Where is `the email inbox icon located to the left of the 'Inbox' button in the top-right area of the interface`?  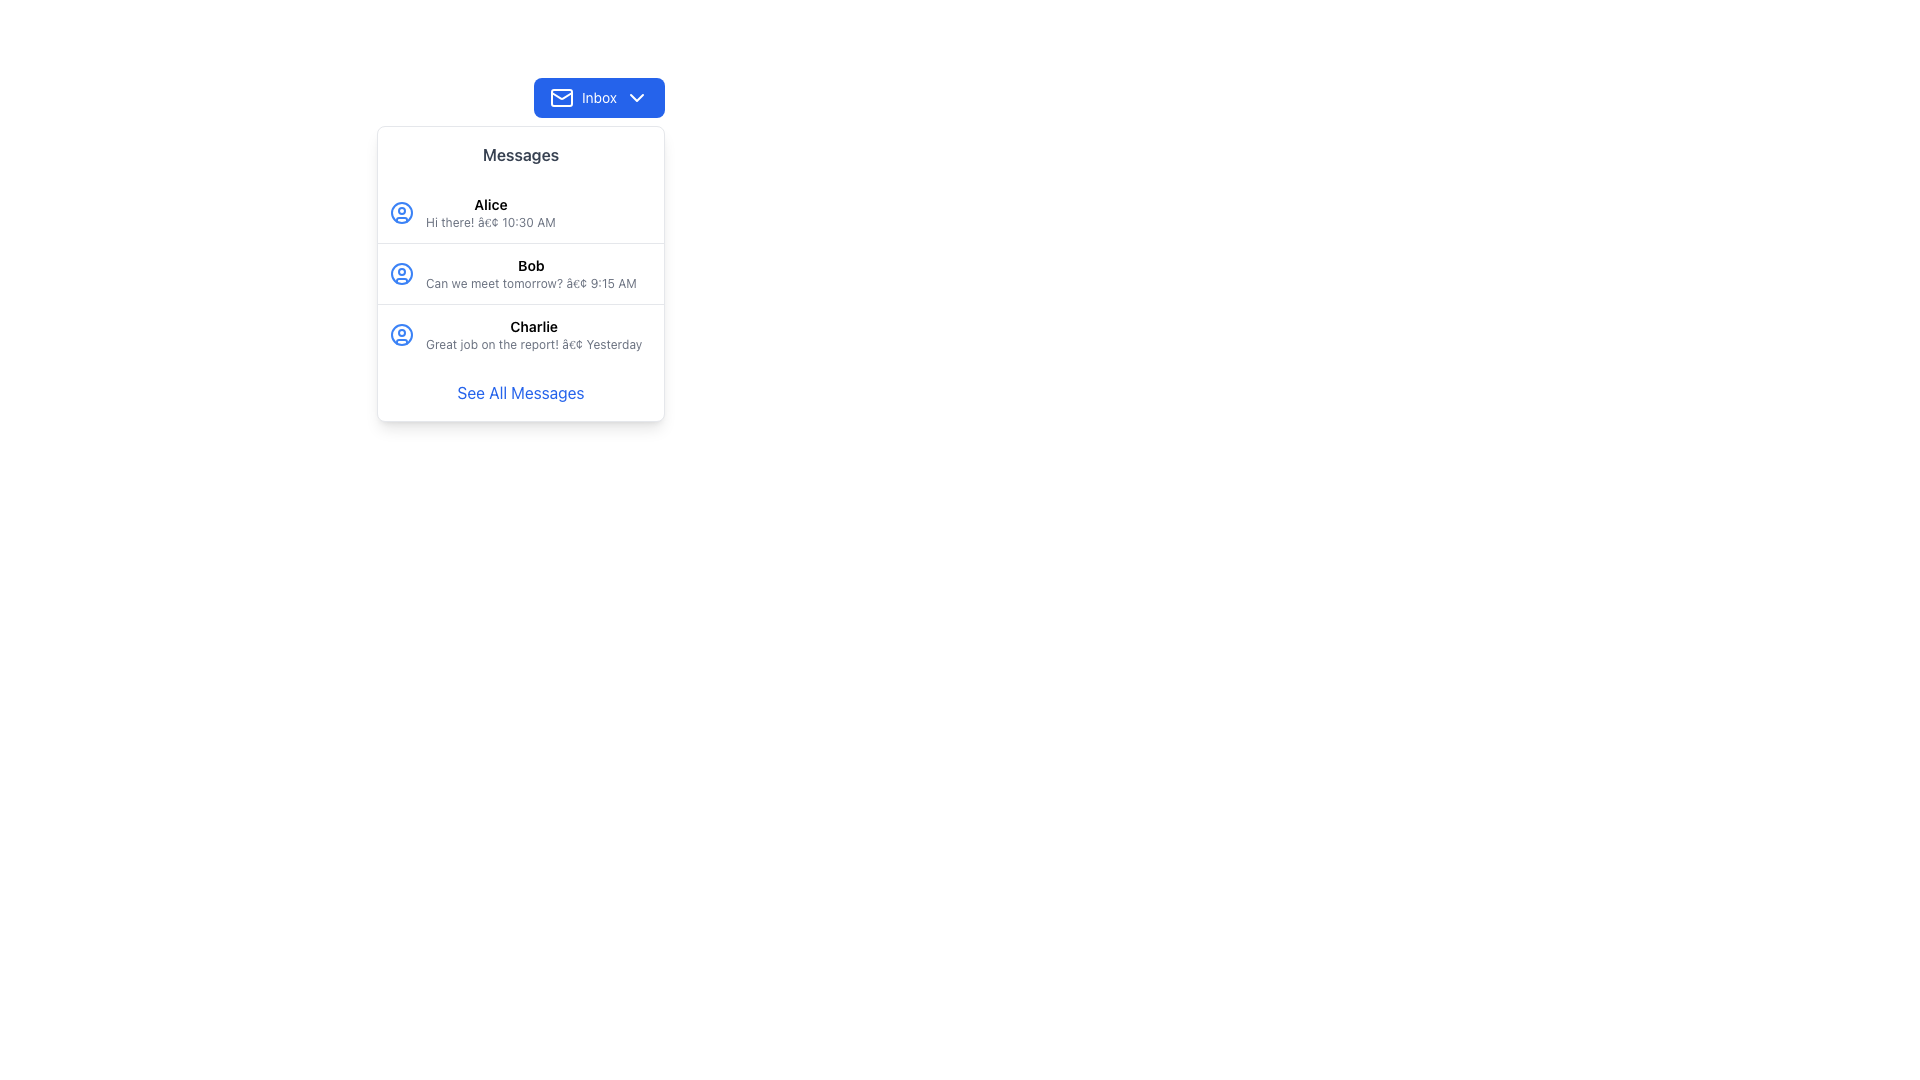
the email inbox icon located to the left of the 'Inbox' button in the top-right area of the interface is located at coordinates (560, 97).